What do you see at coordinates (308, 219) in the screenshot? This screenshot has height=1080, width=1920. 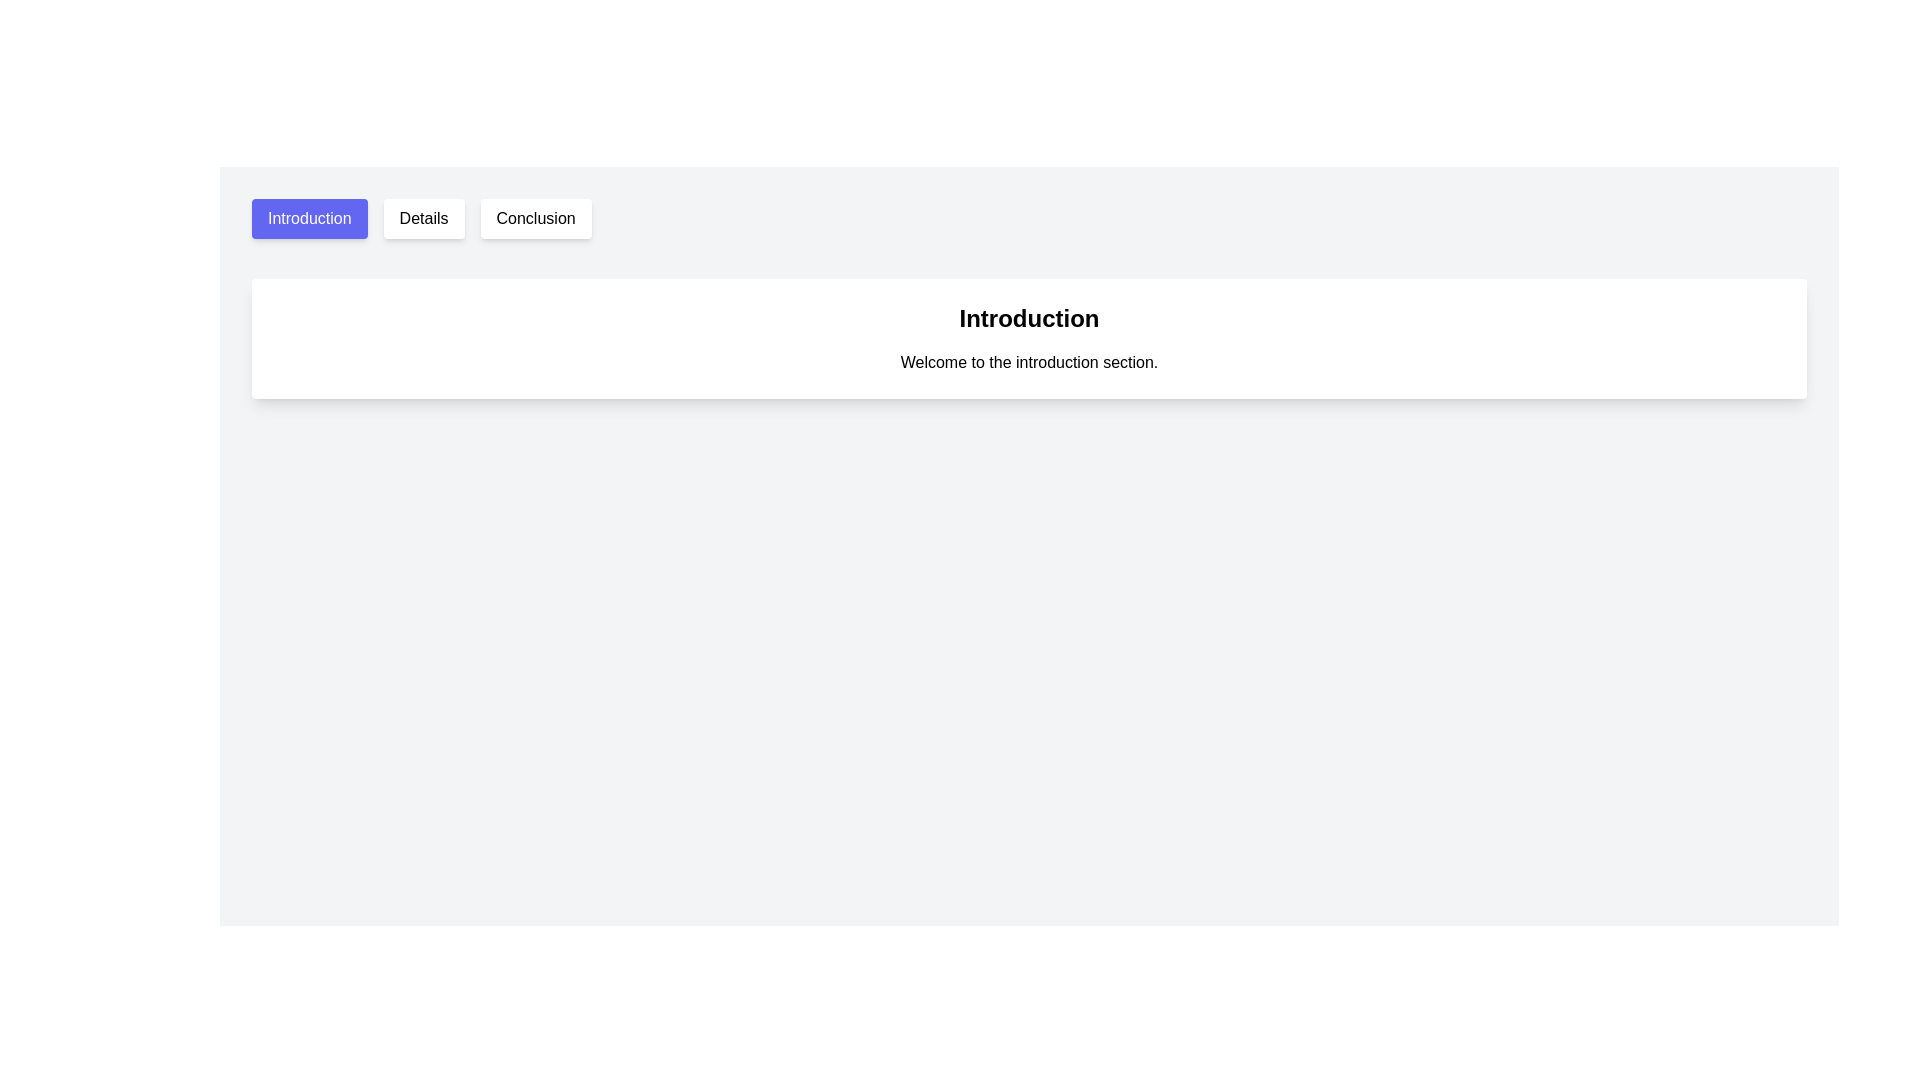 I see `the 'Introduction' button located on the left side of the button group to observe potential visual feedback` at bounding box center [308, 219].